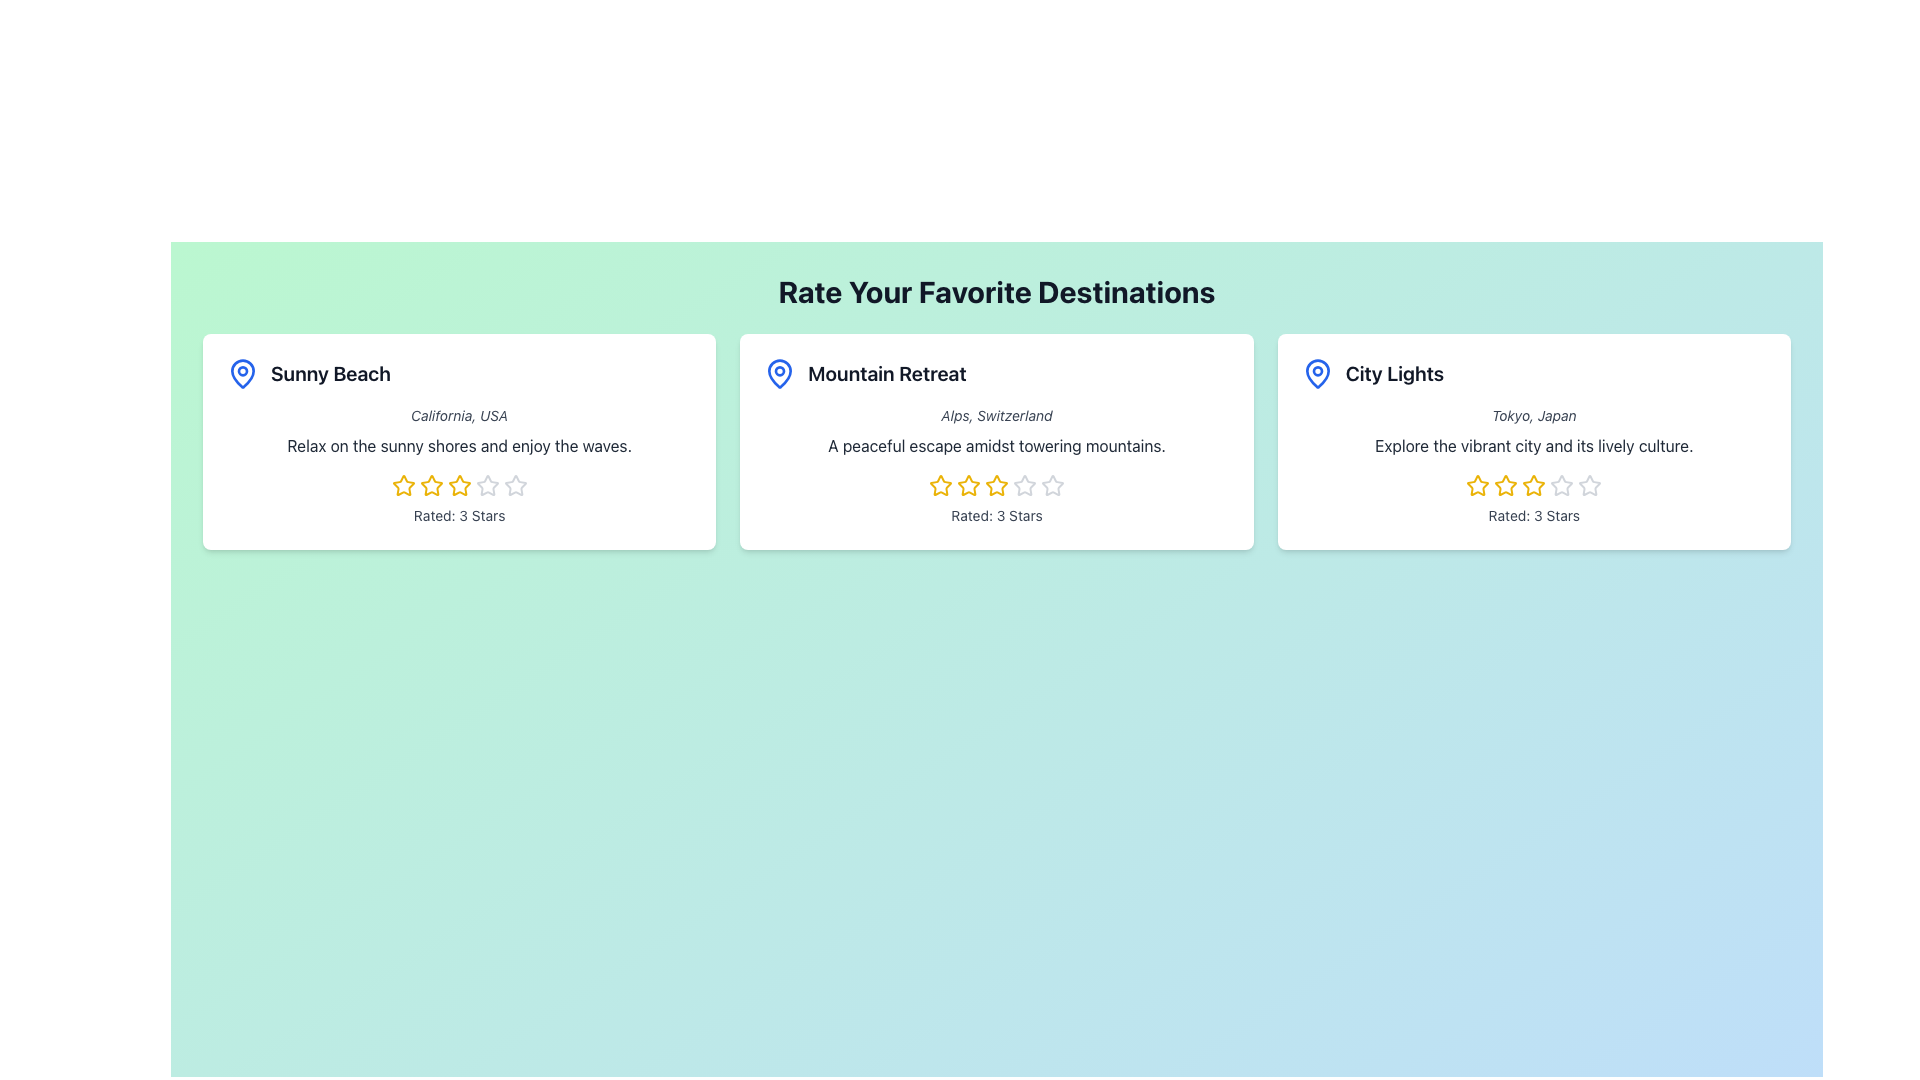 This screenshot has height=1080, width=1920. What do you see at coordinates (1051, 485) in the screenshot?
I see `the fifth star in the 5-star rating system located below the 'Mountain Retreat' card` at bounding box center [1051, 485].